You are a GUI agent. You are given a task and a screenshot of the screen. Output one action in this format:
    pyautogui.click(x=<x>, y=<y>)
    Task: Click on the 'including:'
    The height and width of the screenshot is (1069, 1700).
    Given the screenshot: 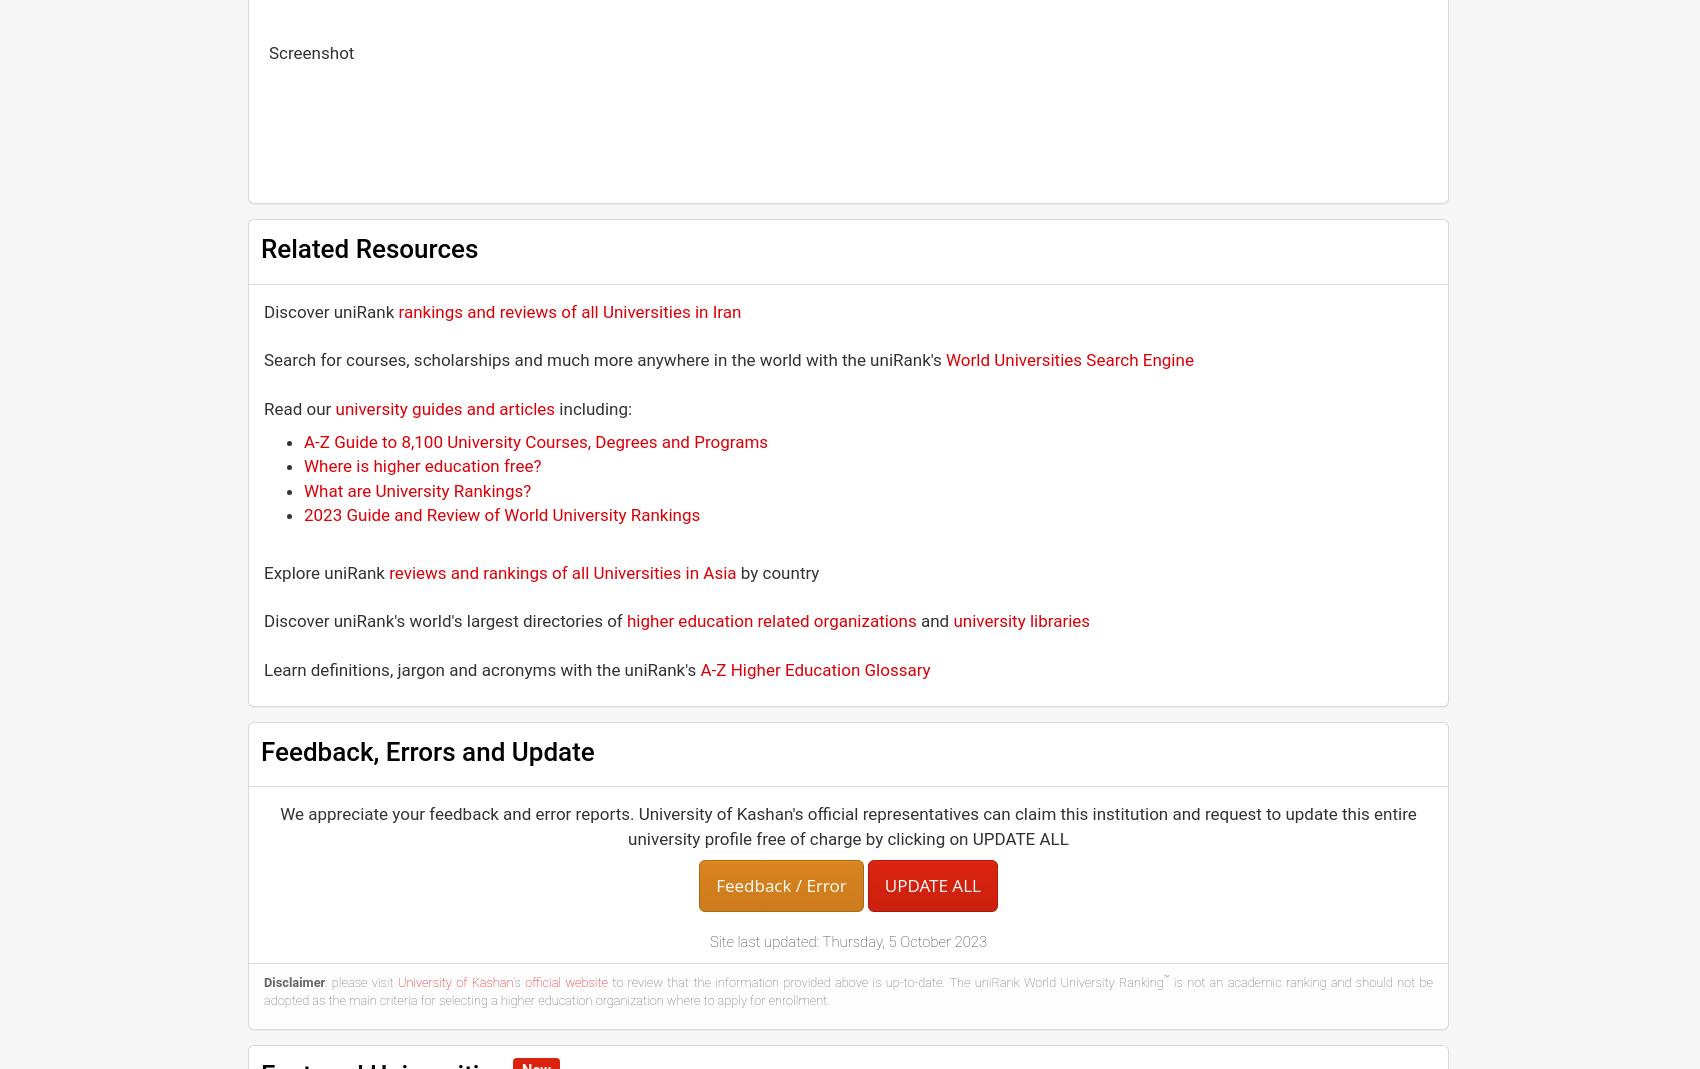 What is the action you would take?
    pyautogui.click(x=592, y=408)
    